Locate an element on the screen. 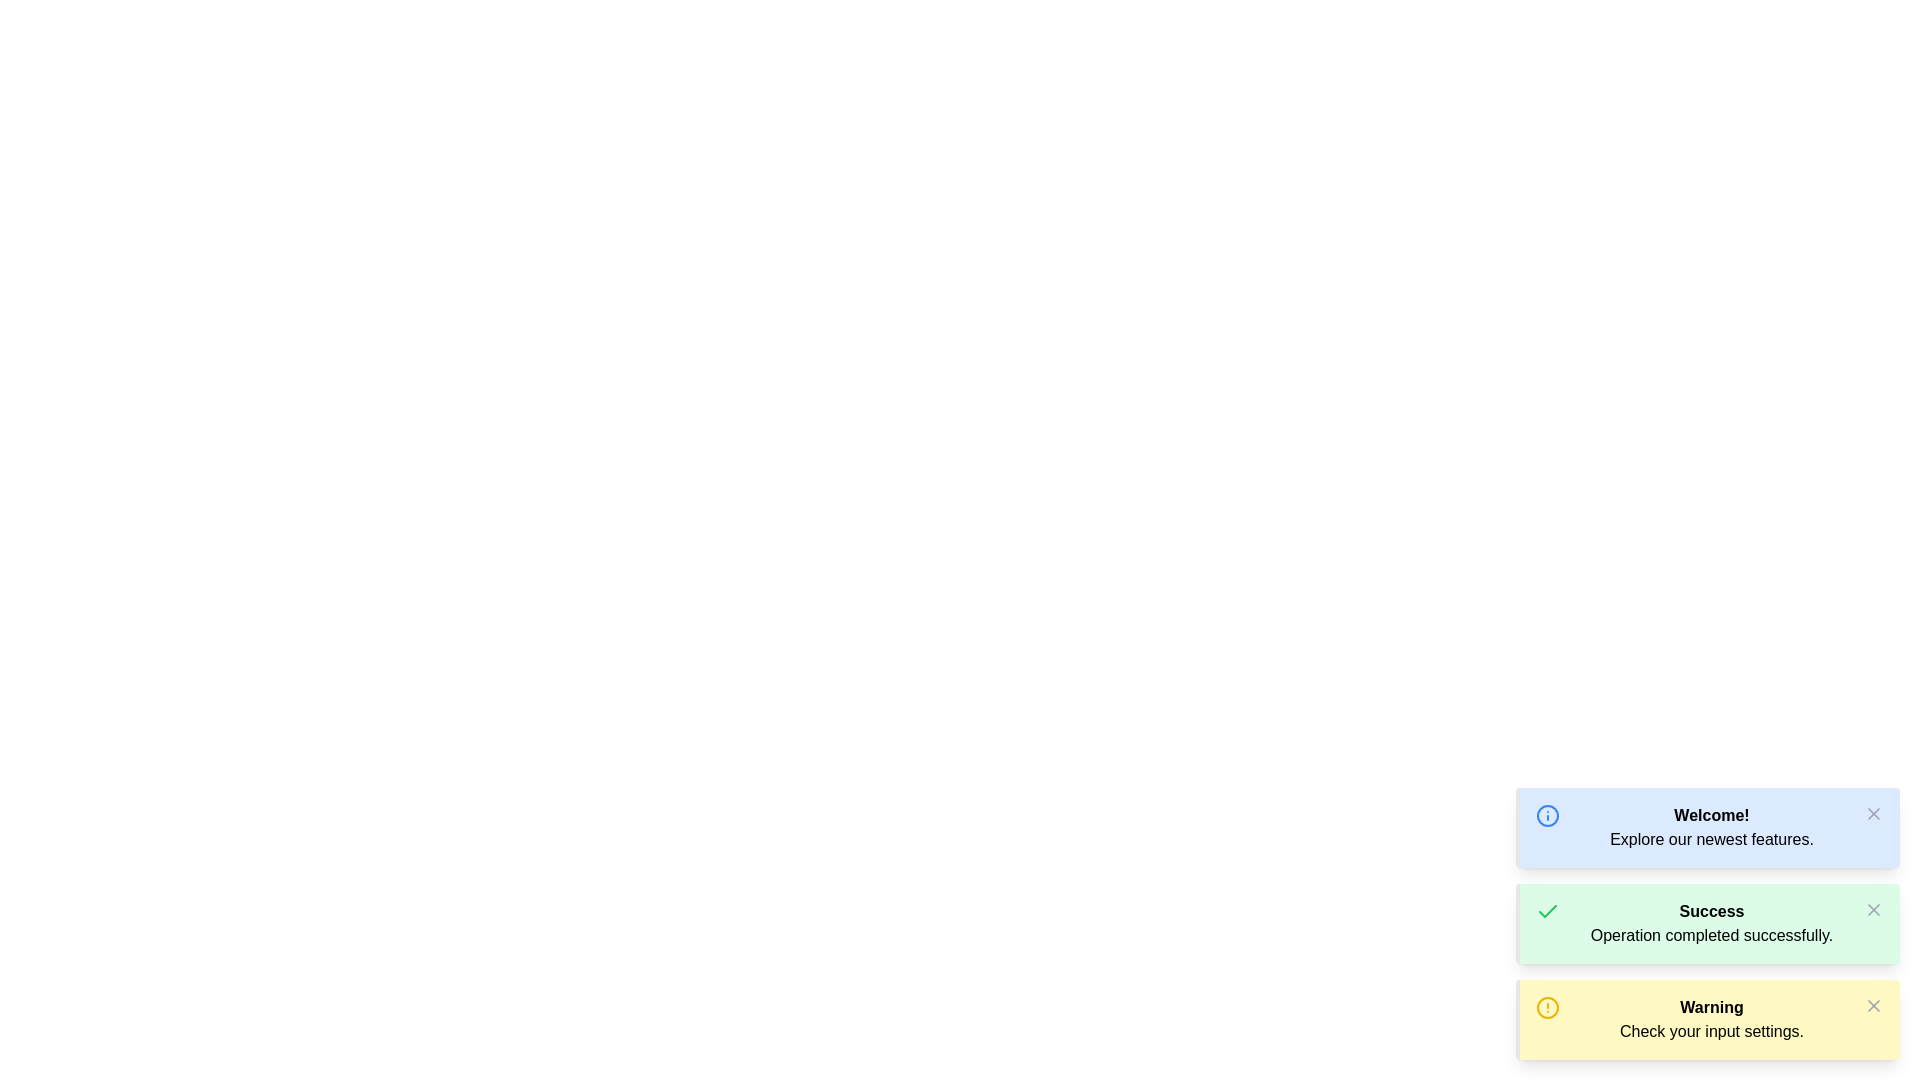 This screenshot has width=1920, height=1080. text label that says 'Success', which is styled in bold black font on a light green background, located in the middle of the notifications list is located at coordinates (1711, 911).